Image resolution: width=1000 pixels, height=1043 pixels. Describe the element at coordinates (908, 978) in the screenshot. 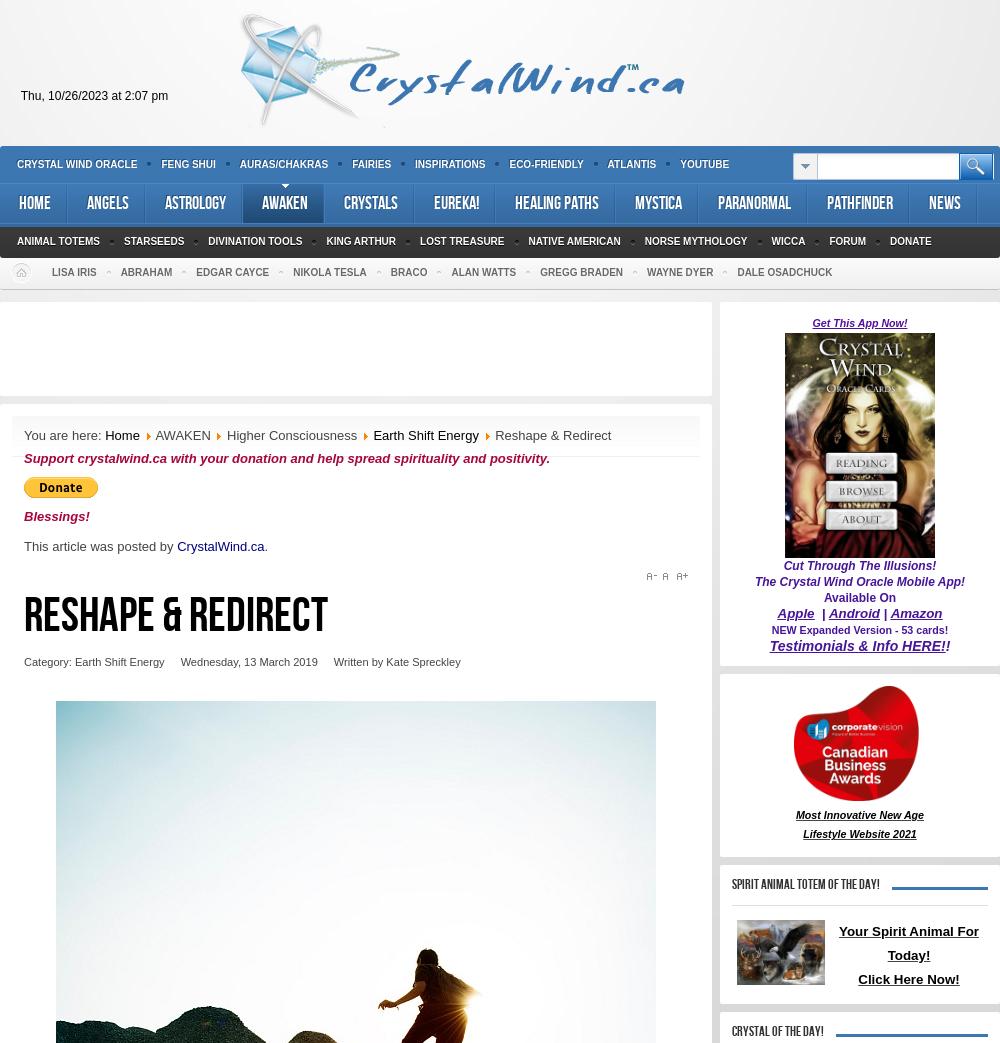

I see `'Click Here Now!'` at that location.